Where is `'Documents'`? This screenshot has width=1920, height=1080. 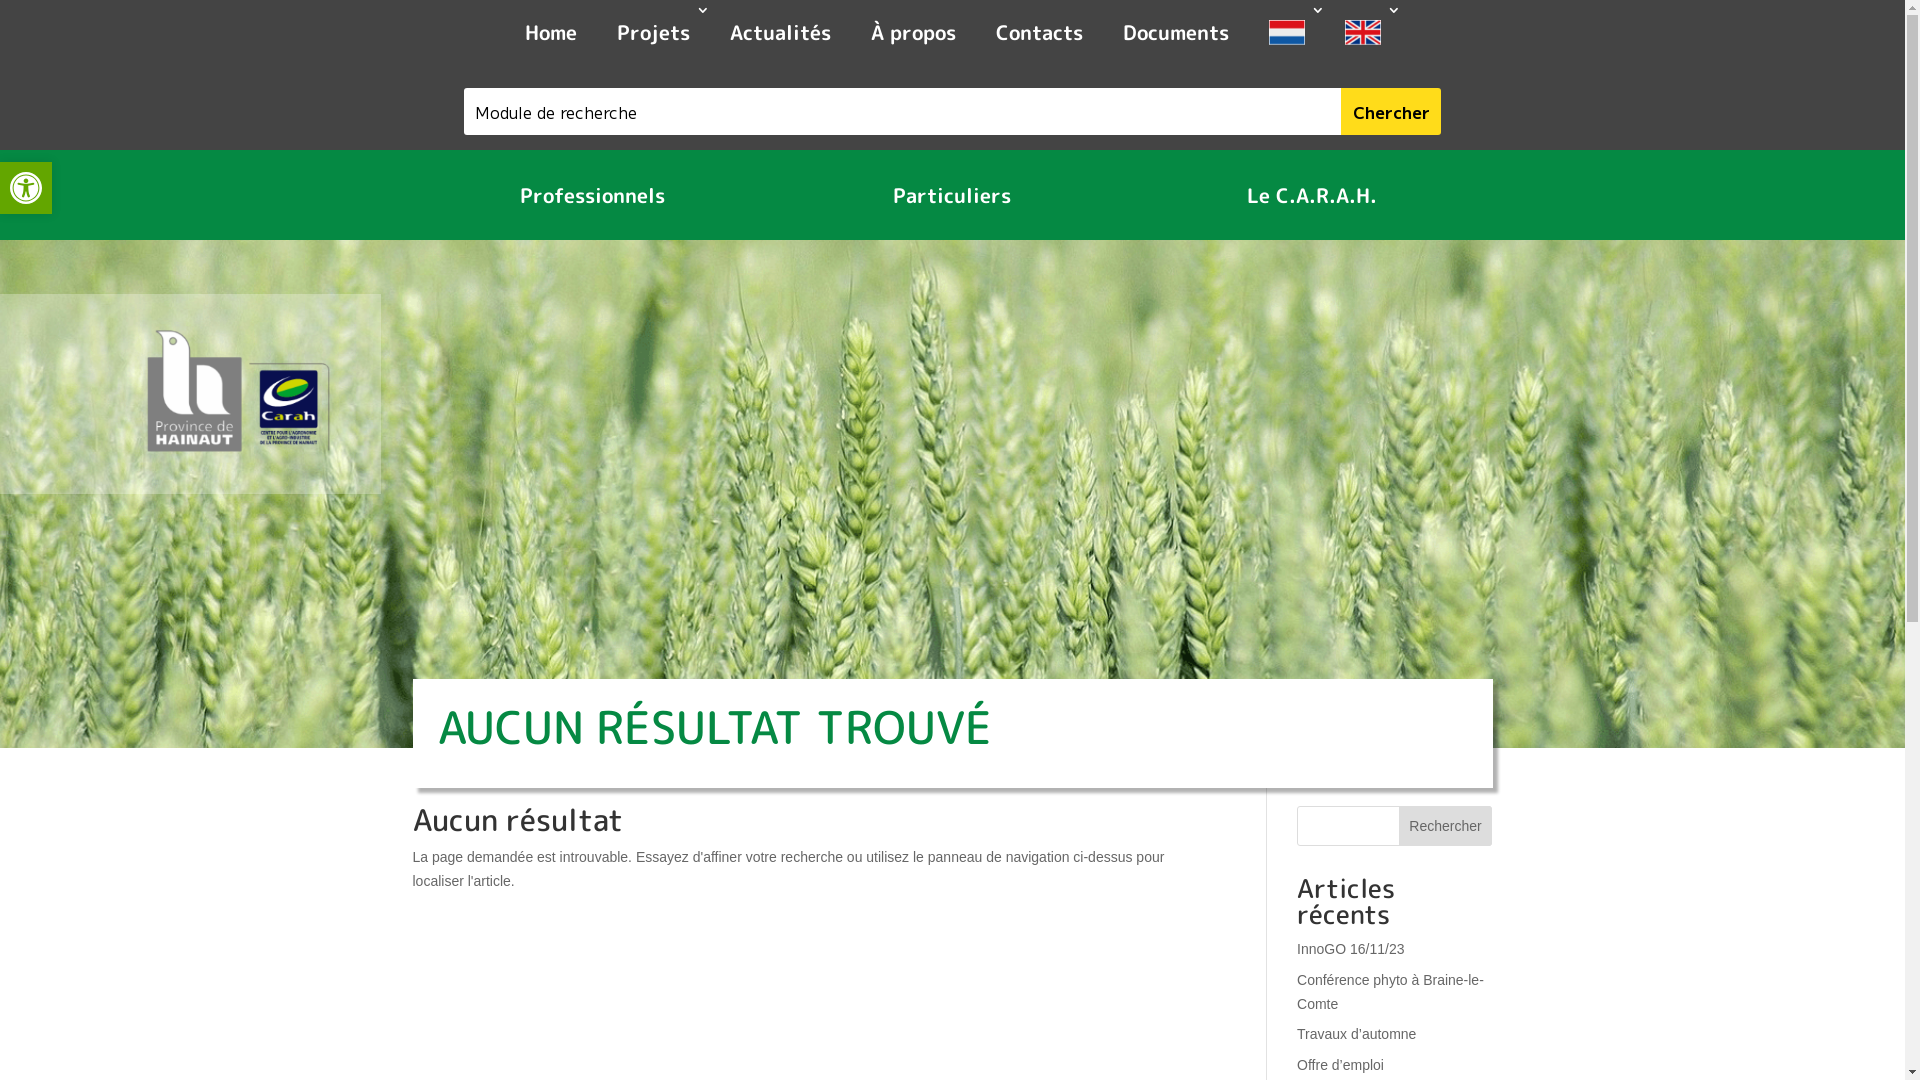
'Documents' is located at coordinates (1101, 34).